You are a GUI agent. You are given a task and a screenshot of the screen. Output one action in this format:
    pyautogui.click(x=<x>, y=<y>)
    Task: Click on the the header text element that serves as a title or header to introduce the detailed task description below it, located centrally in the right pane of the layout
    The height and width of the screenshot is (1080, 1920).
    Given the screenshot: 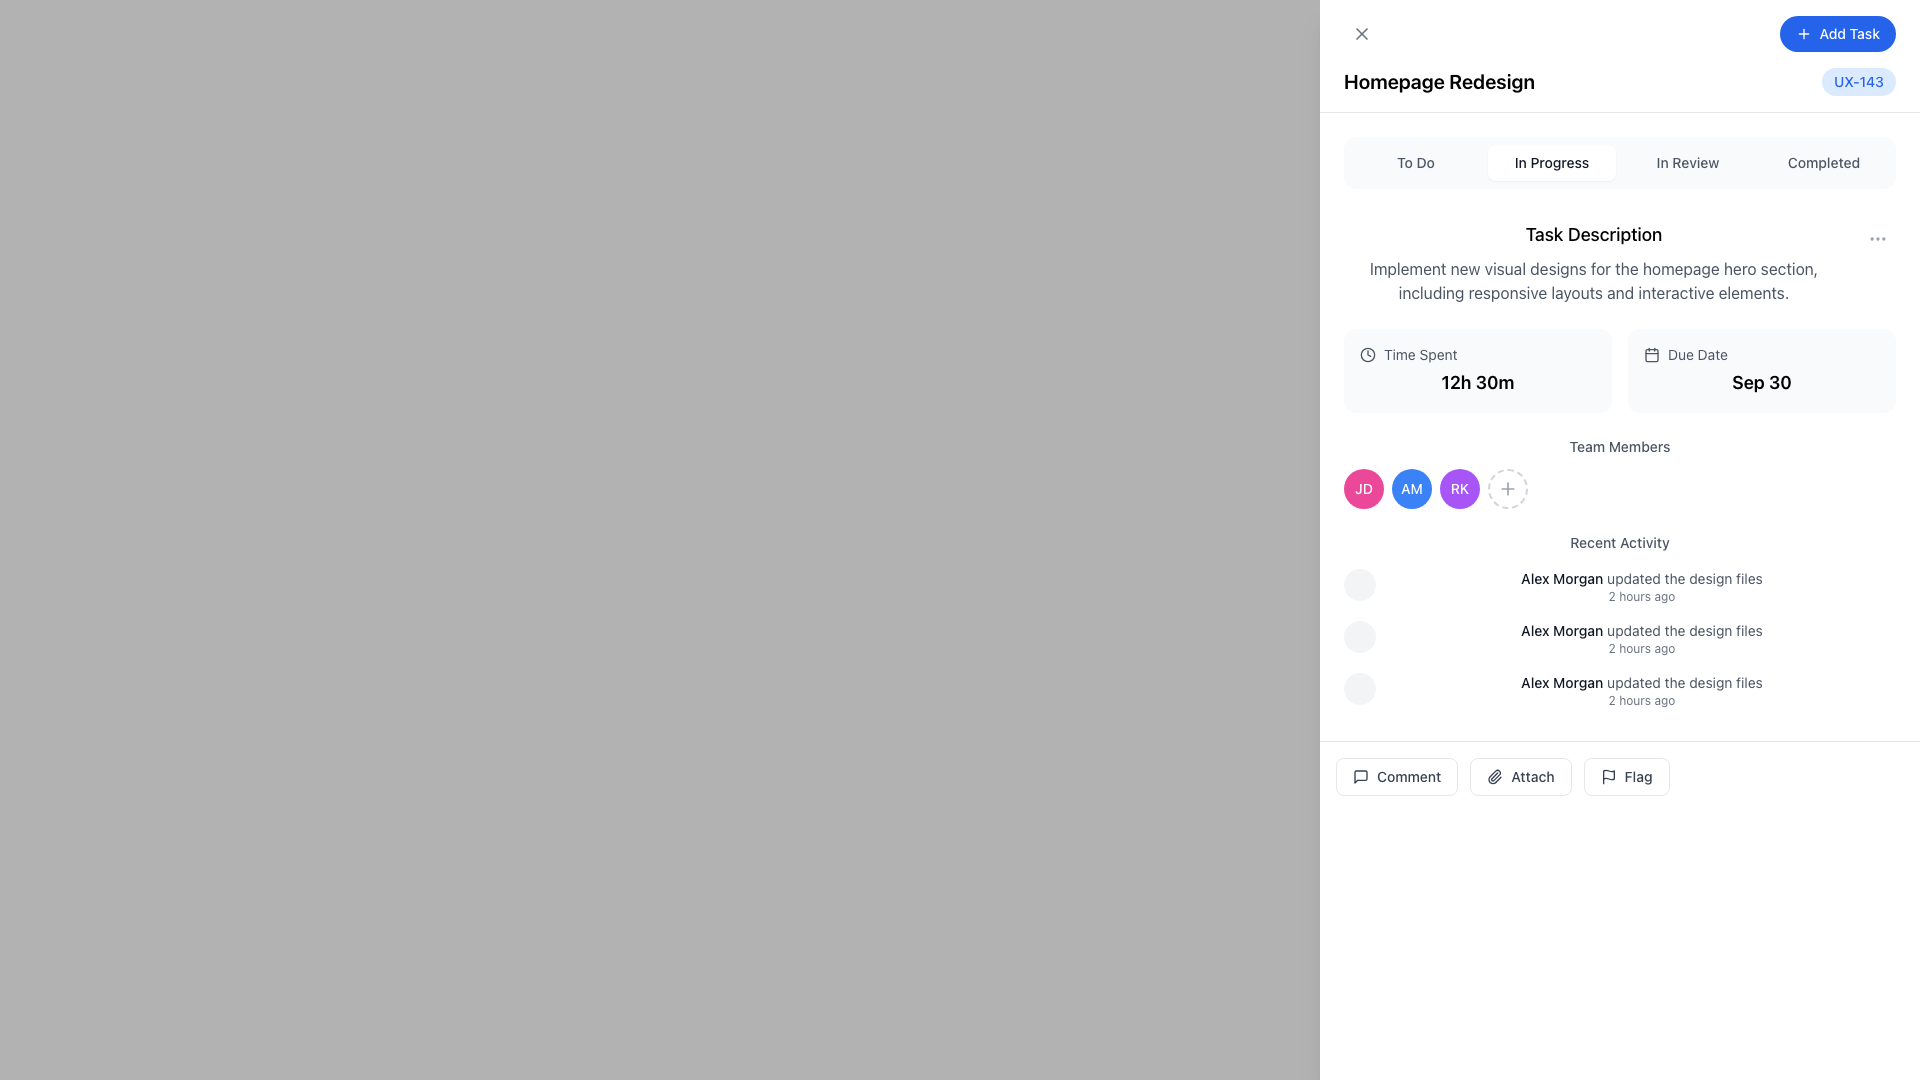 What is the action you would take?
    pyautogui.click(x=1592, y=234)
    